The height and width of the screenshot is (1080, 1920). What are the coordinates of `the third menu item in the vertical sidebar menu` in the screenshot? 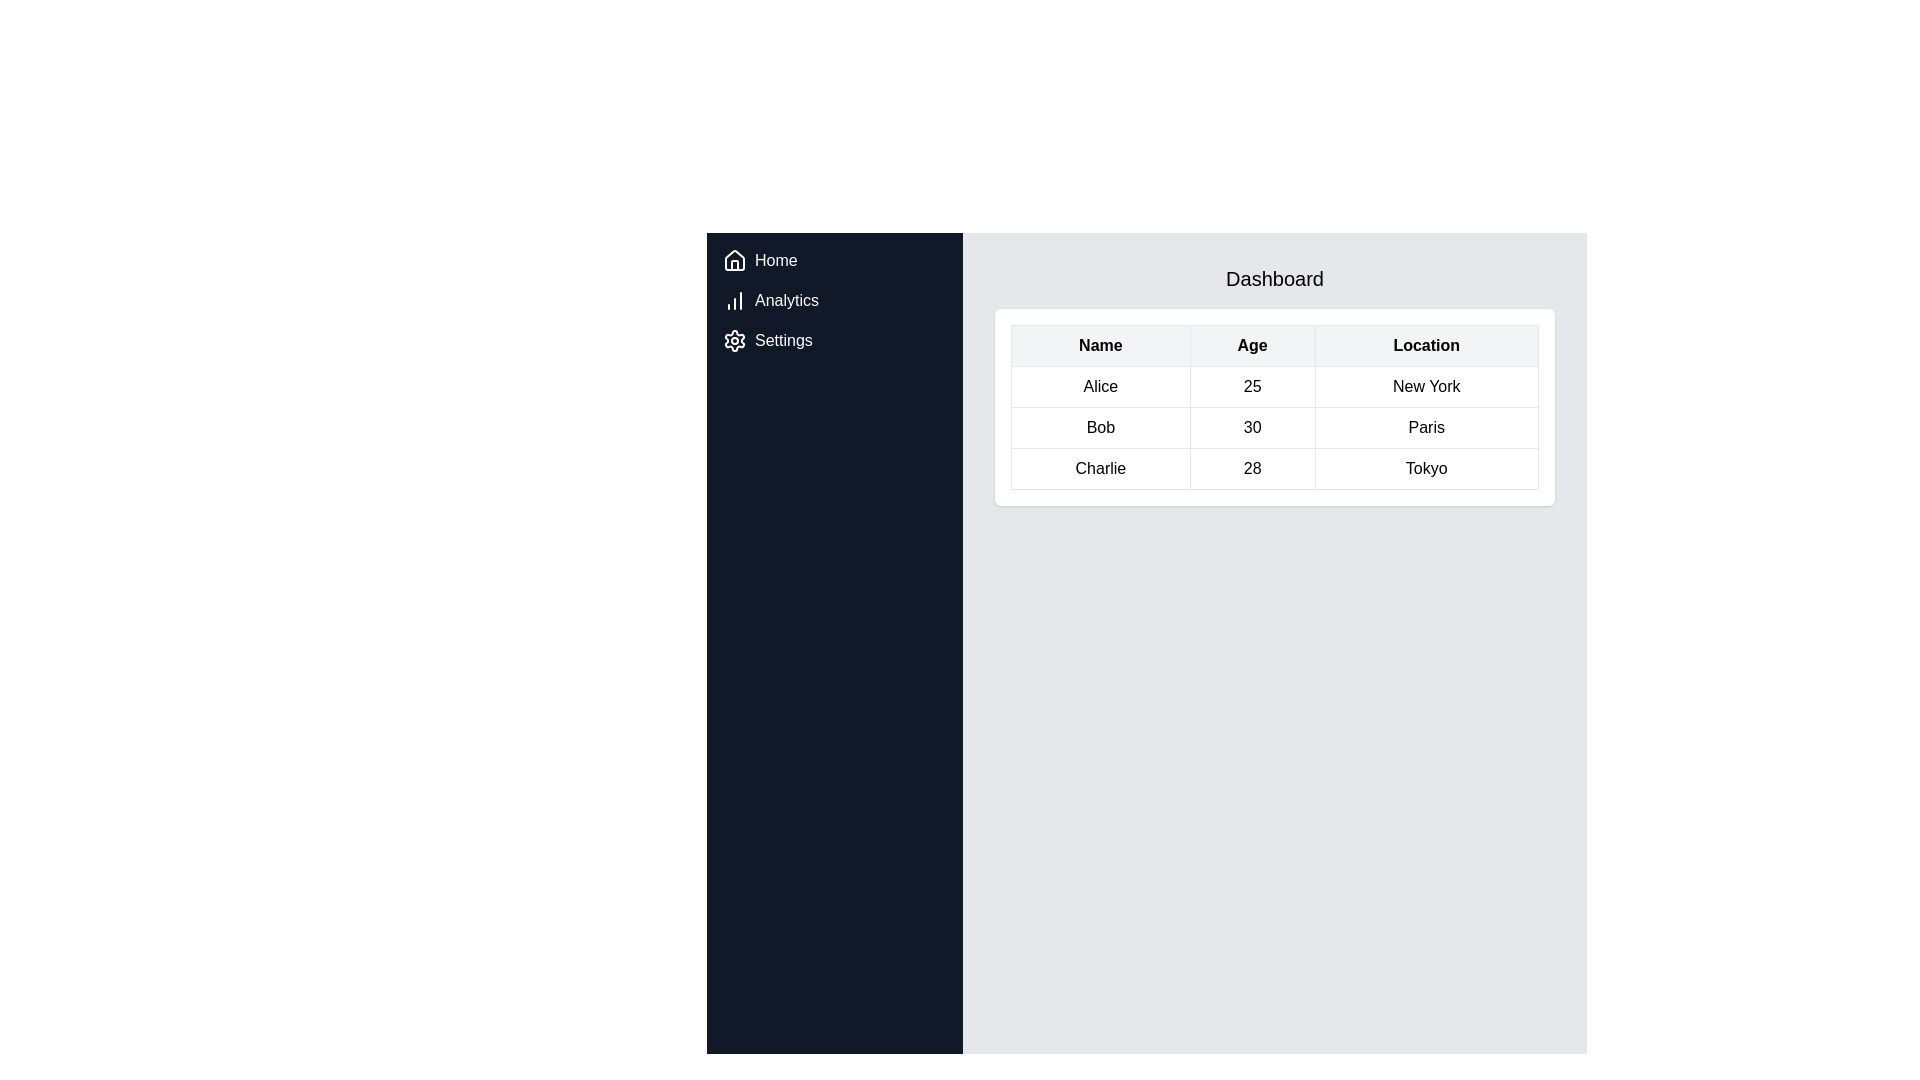 It's located at (835, 339).